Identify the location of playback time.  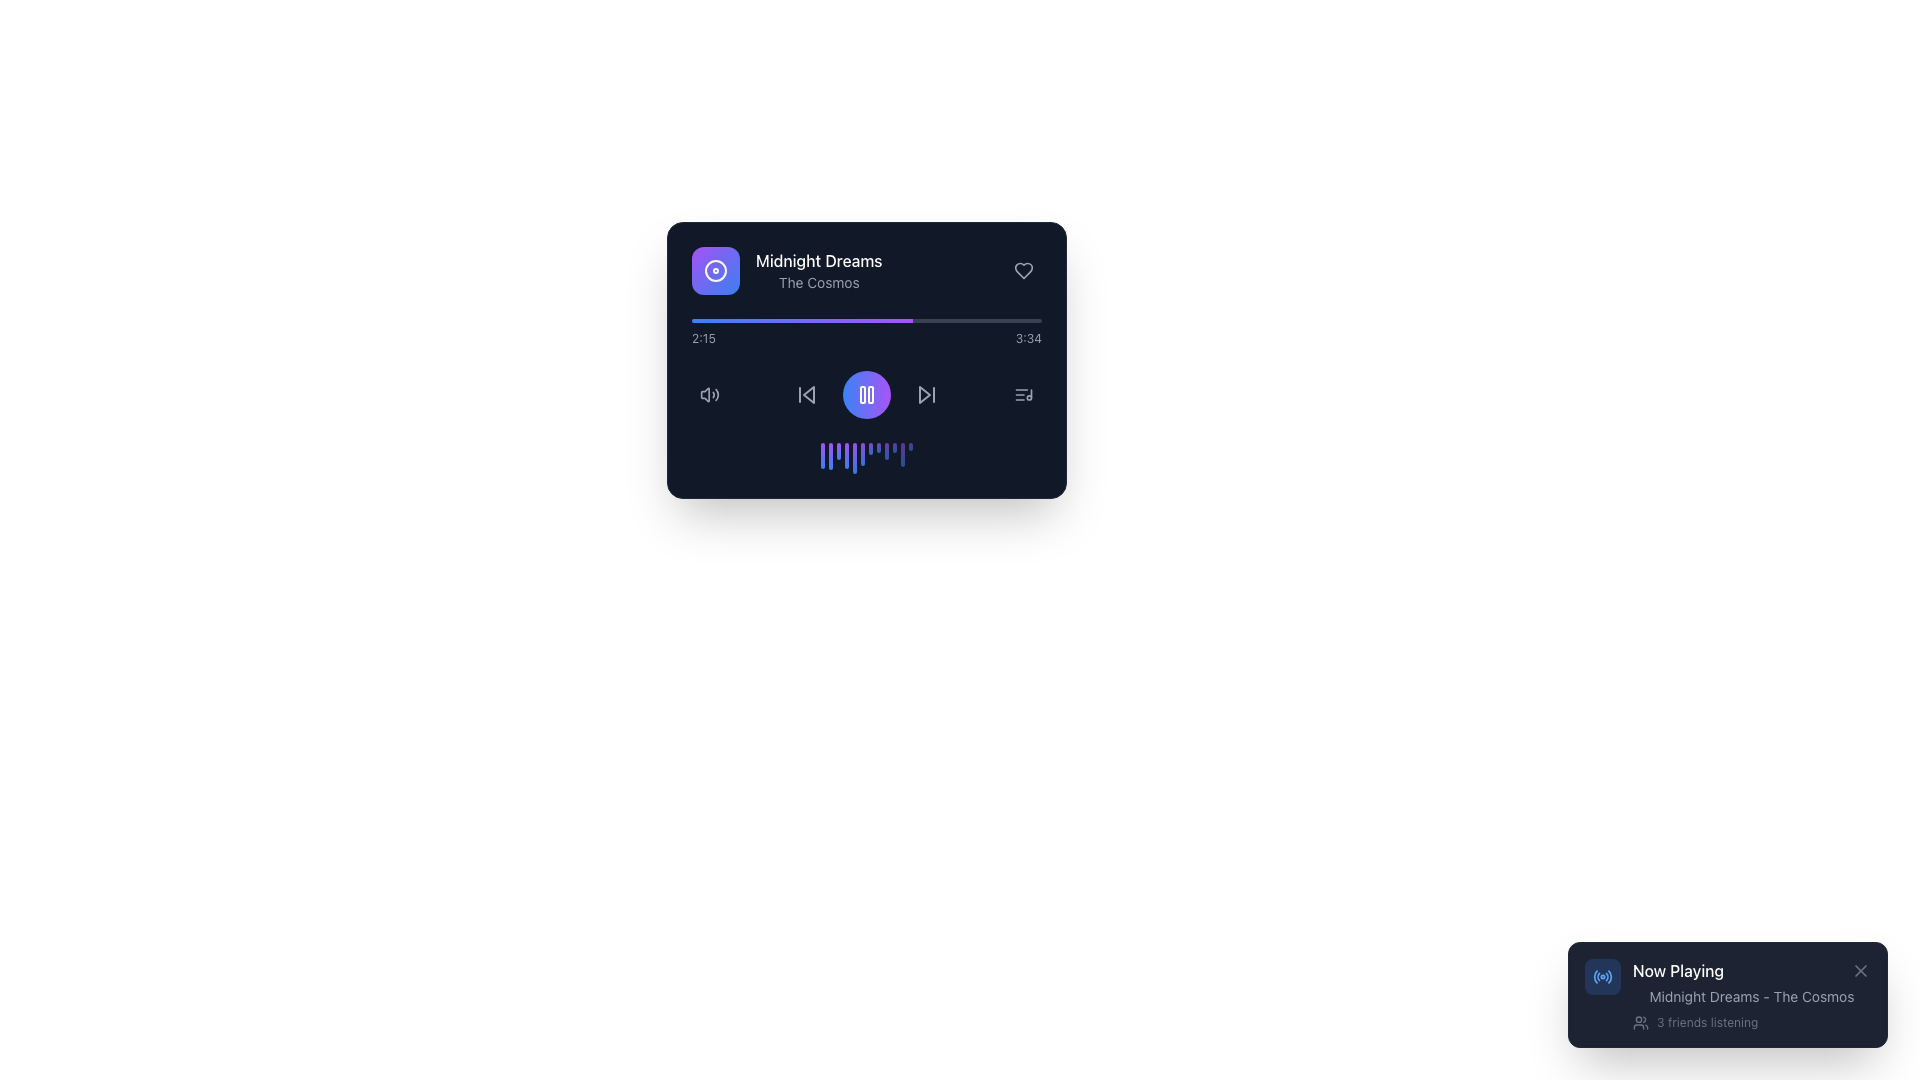
(733, 319).